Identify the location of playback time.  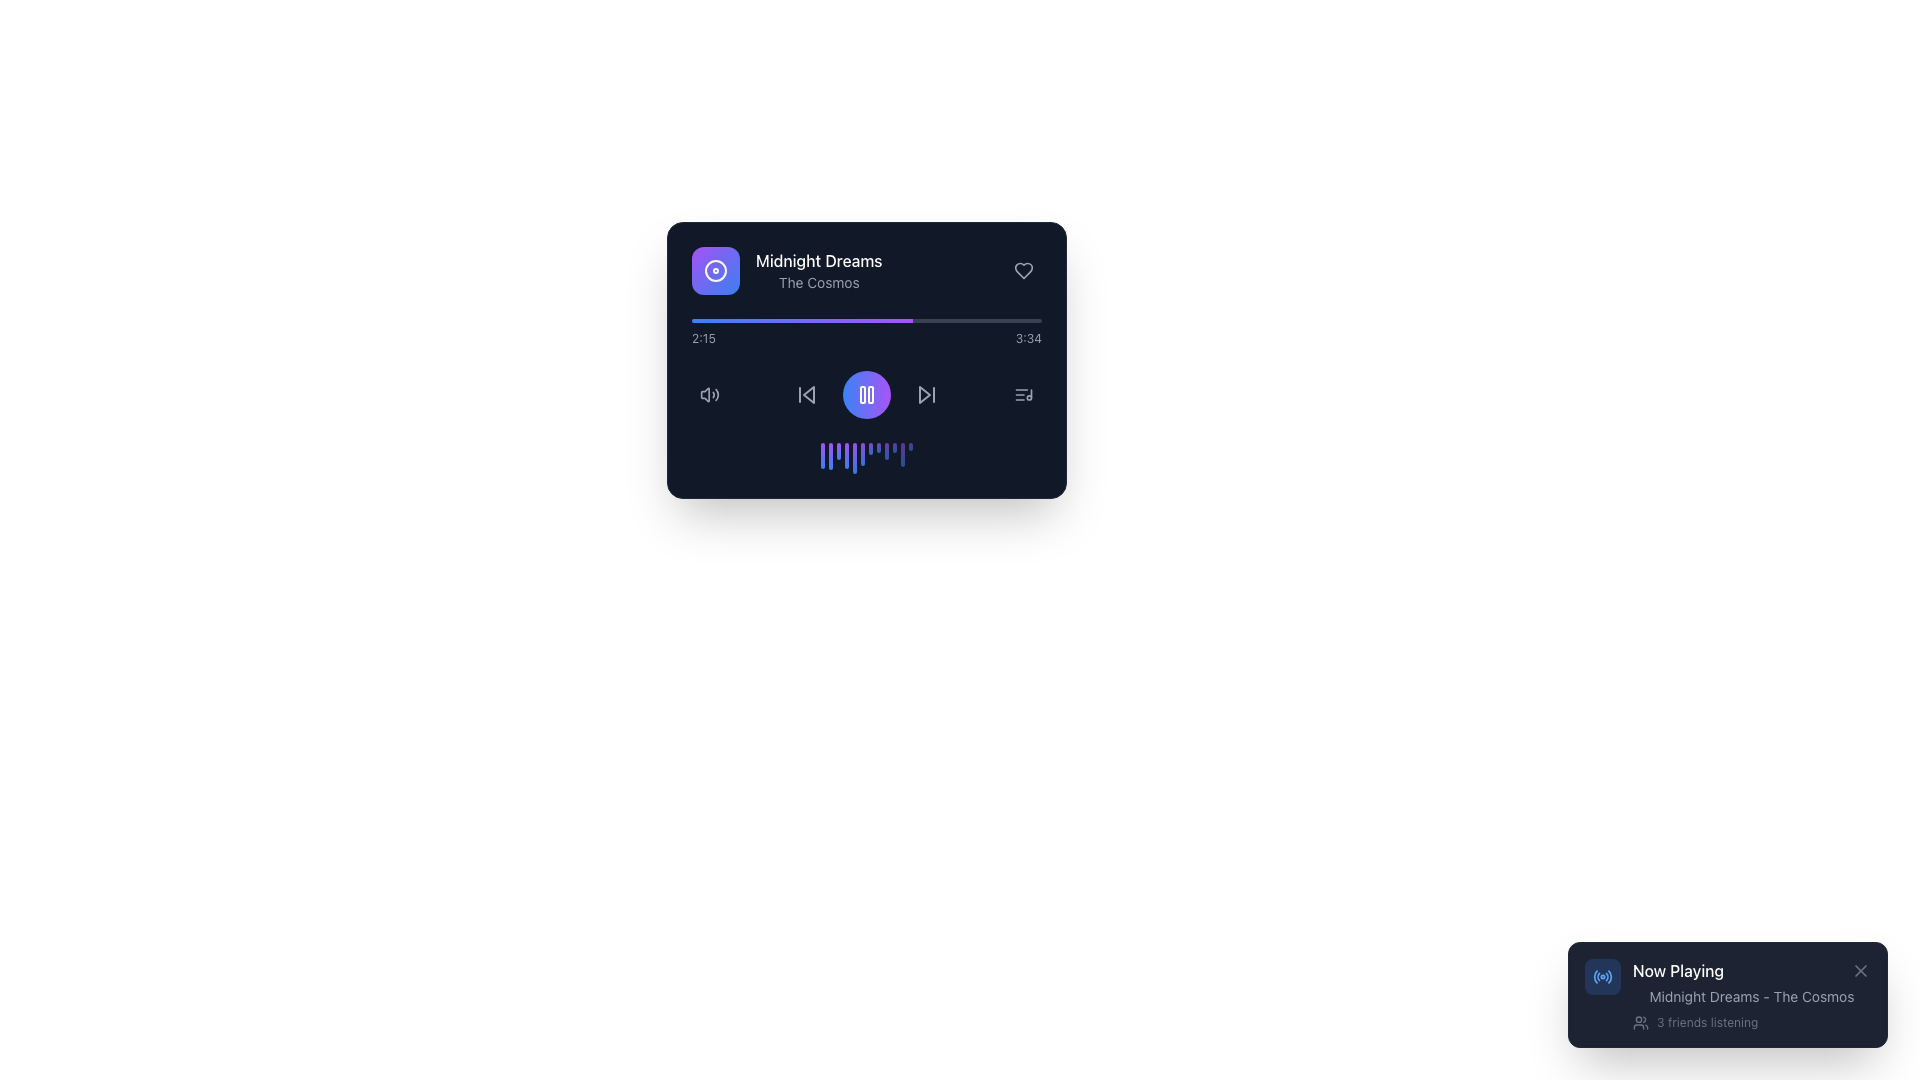
(733, 319).